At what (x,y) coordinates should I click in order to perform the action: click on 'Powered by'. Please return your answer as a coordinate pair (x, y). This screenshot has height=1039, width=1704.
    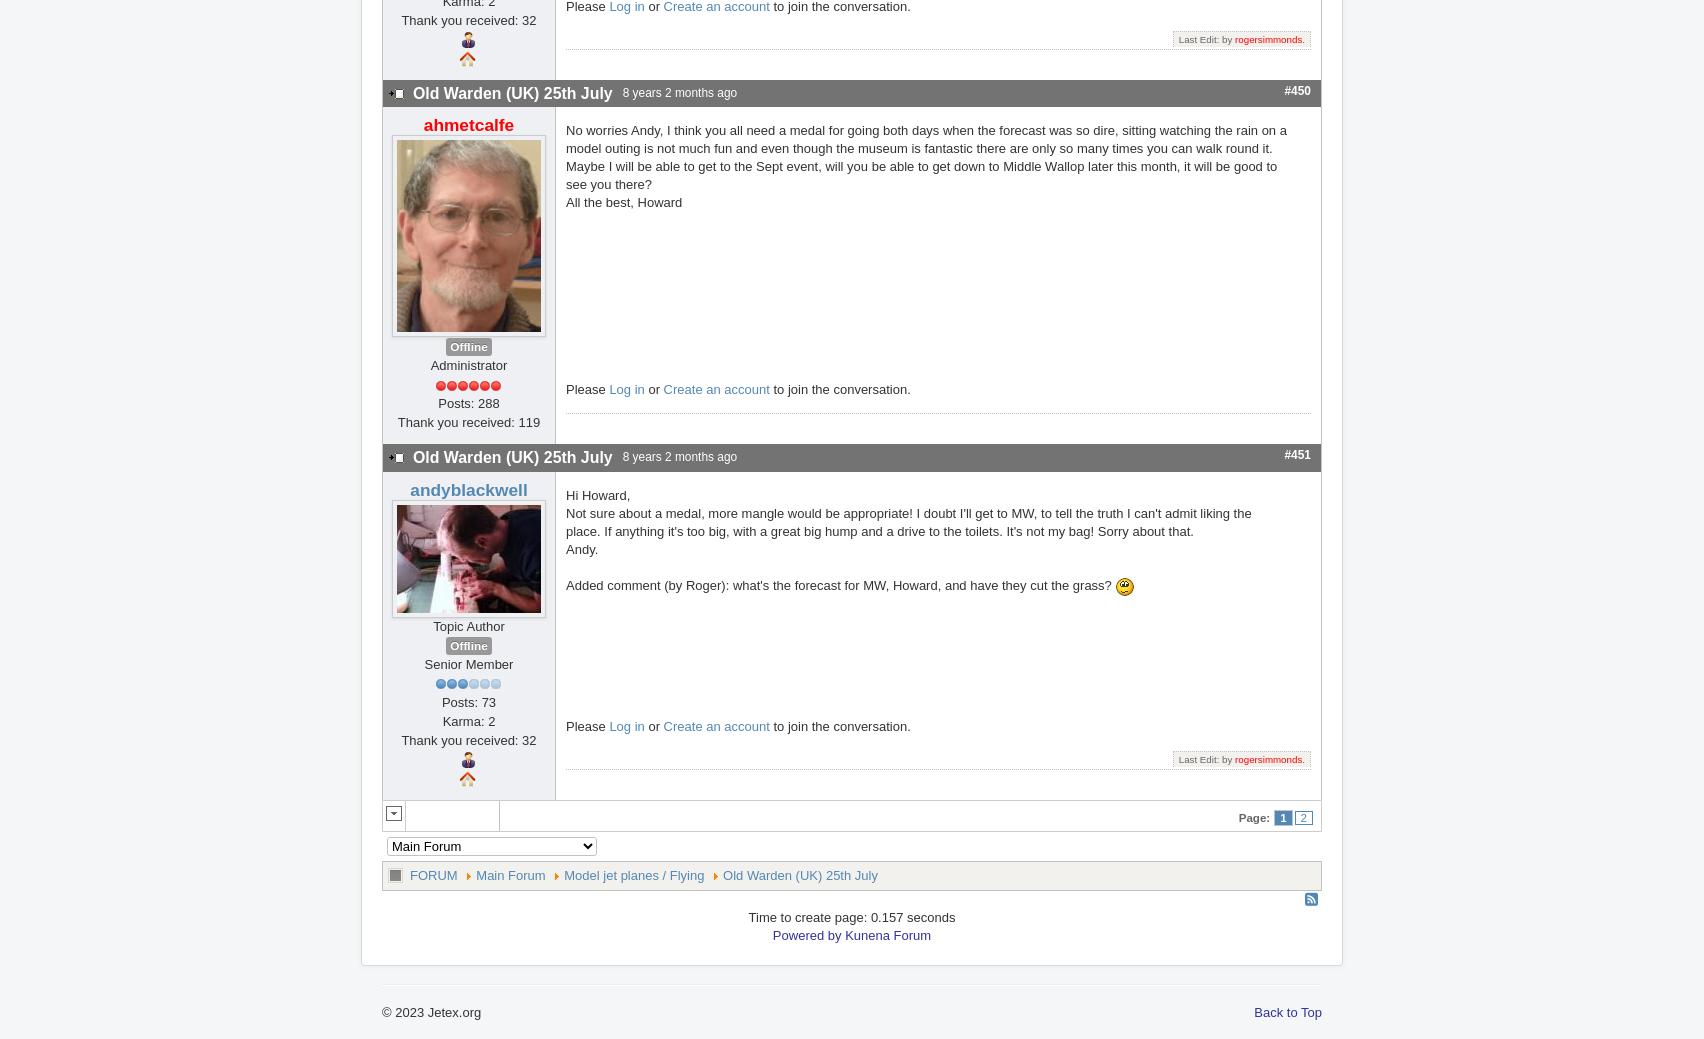
    Looking at the image, I should click on (805, 934).